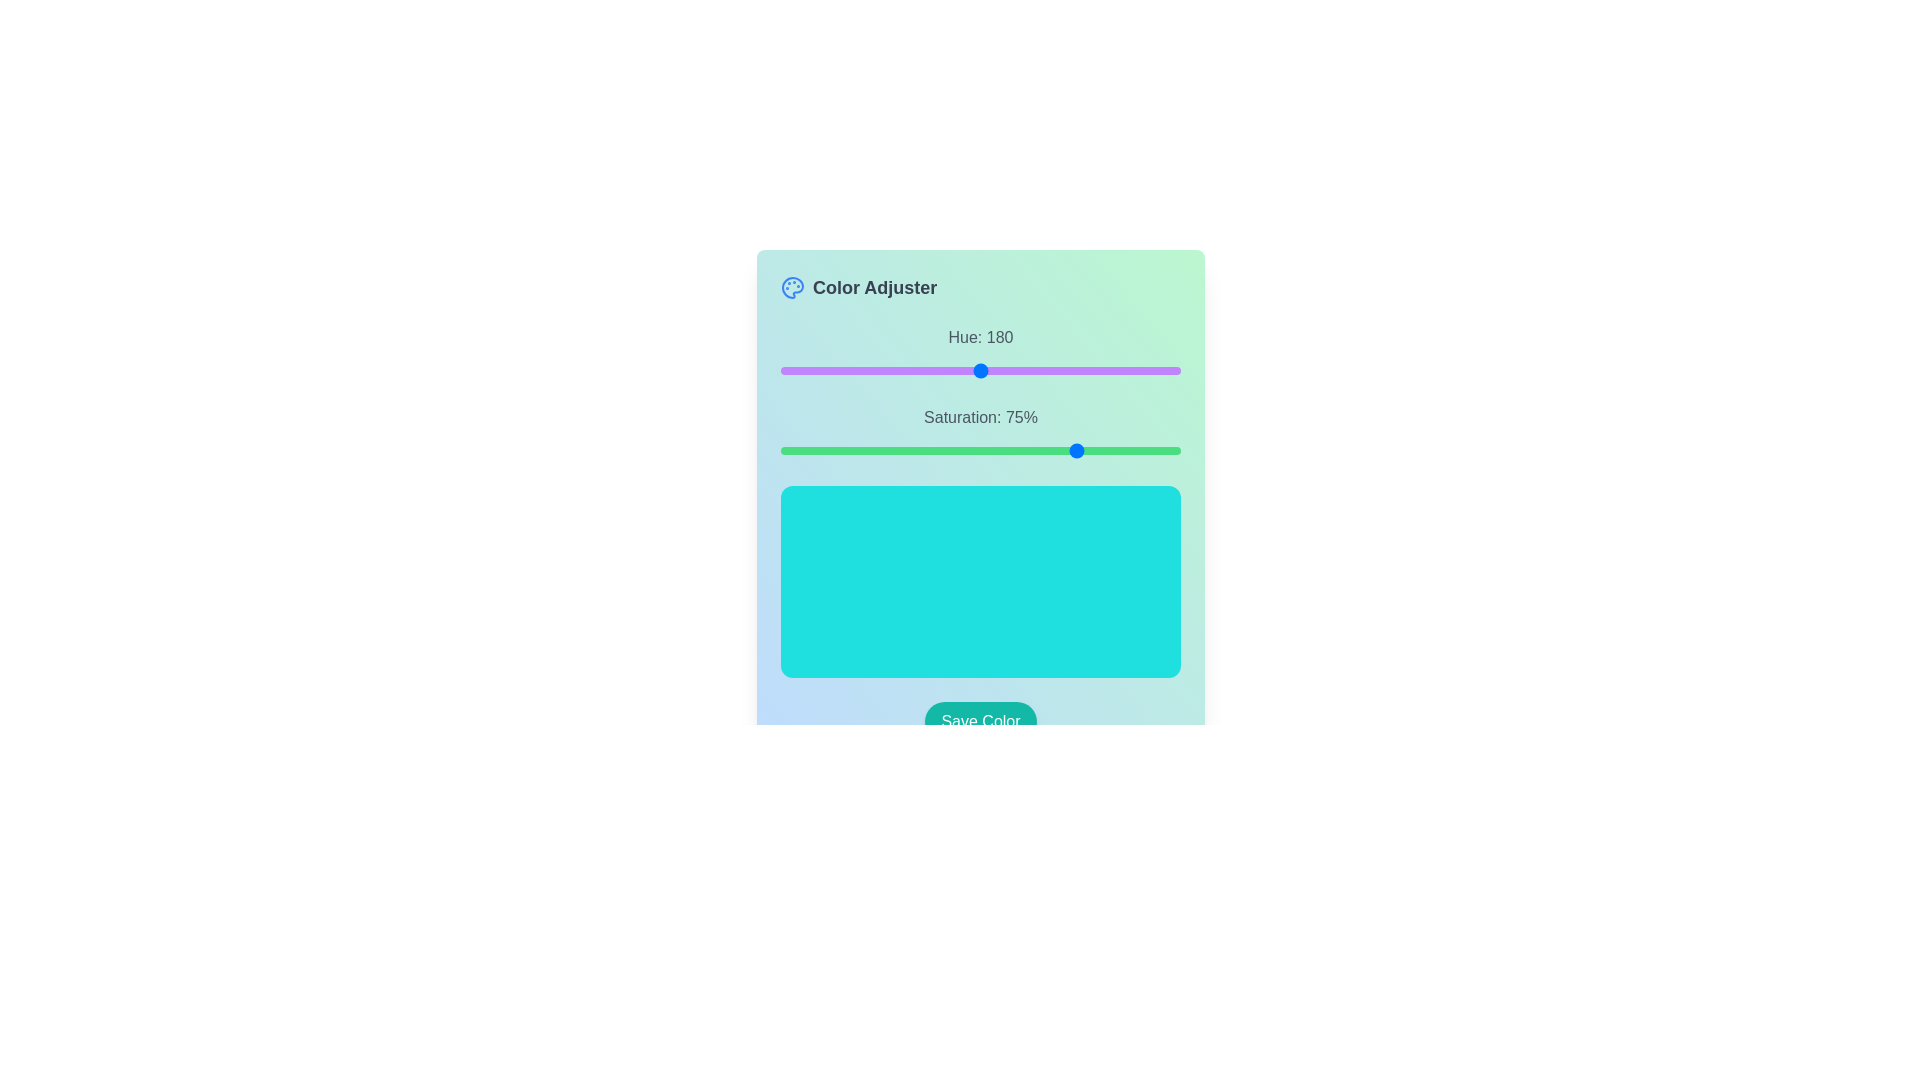  What do you see at coordinates (980, 370) in the screenshot?
I see `the hue slider located below the text 'Hue: 180' to set a specific hue value` at bounding box center [980, 370].